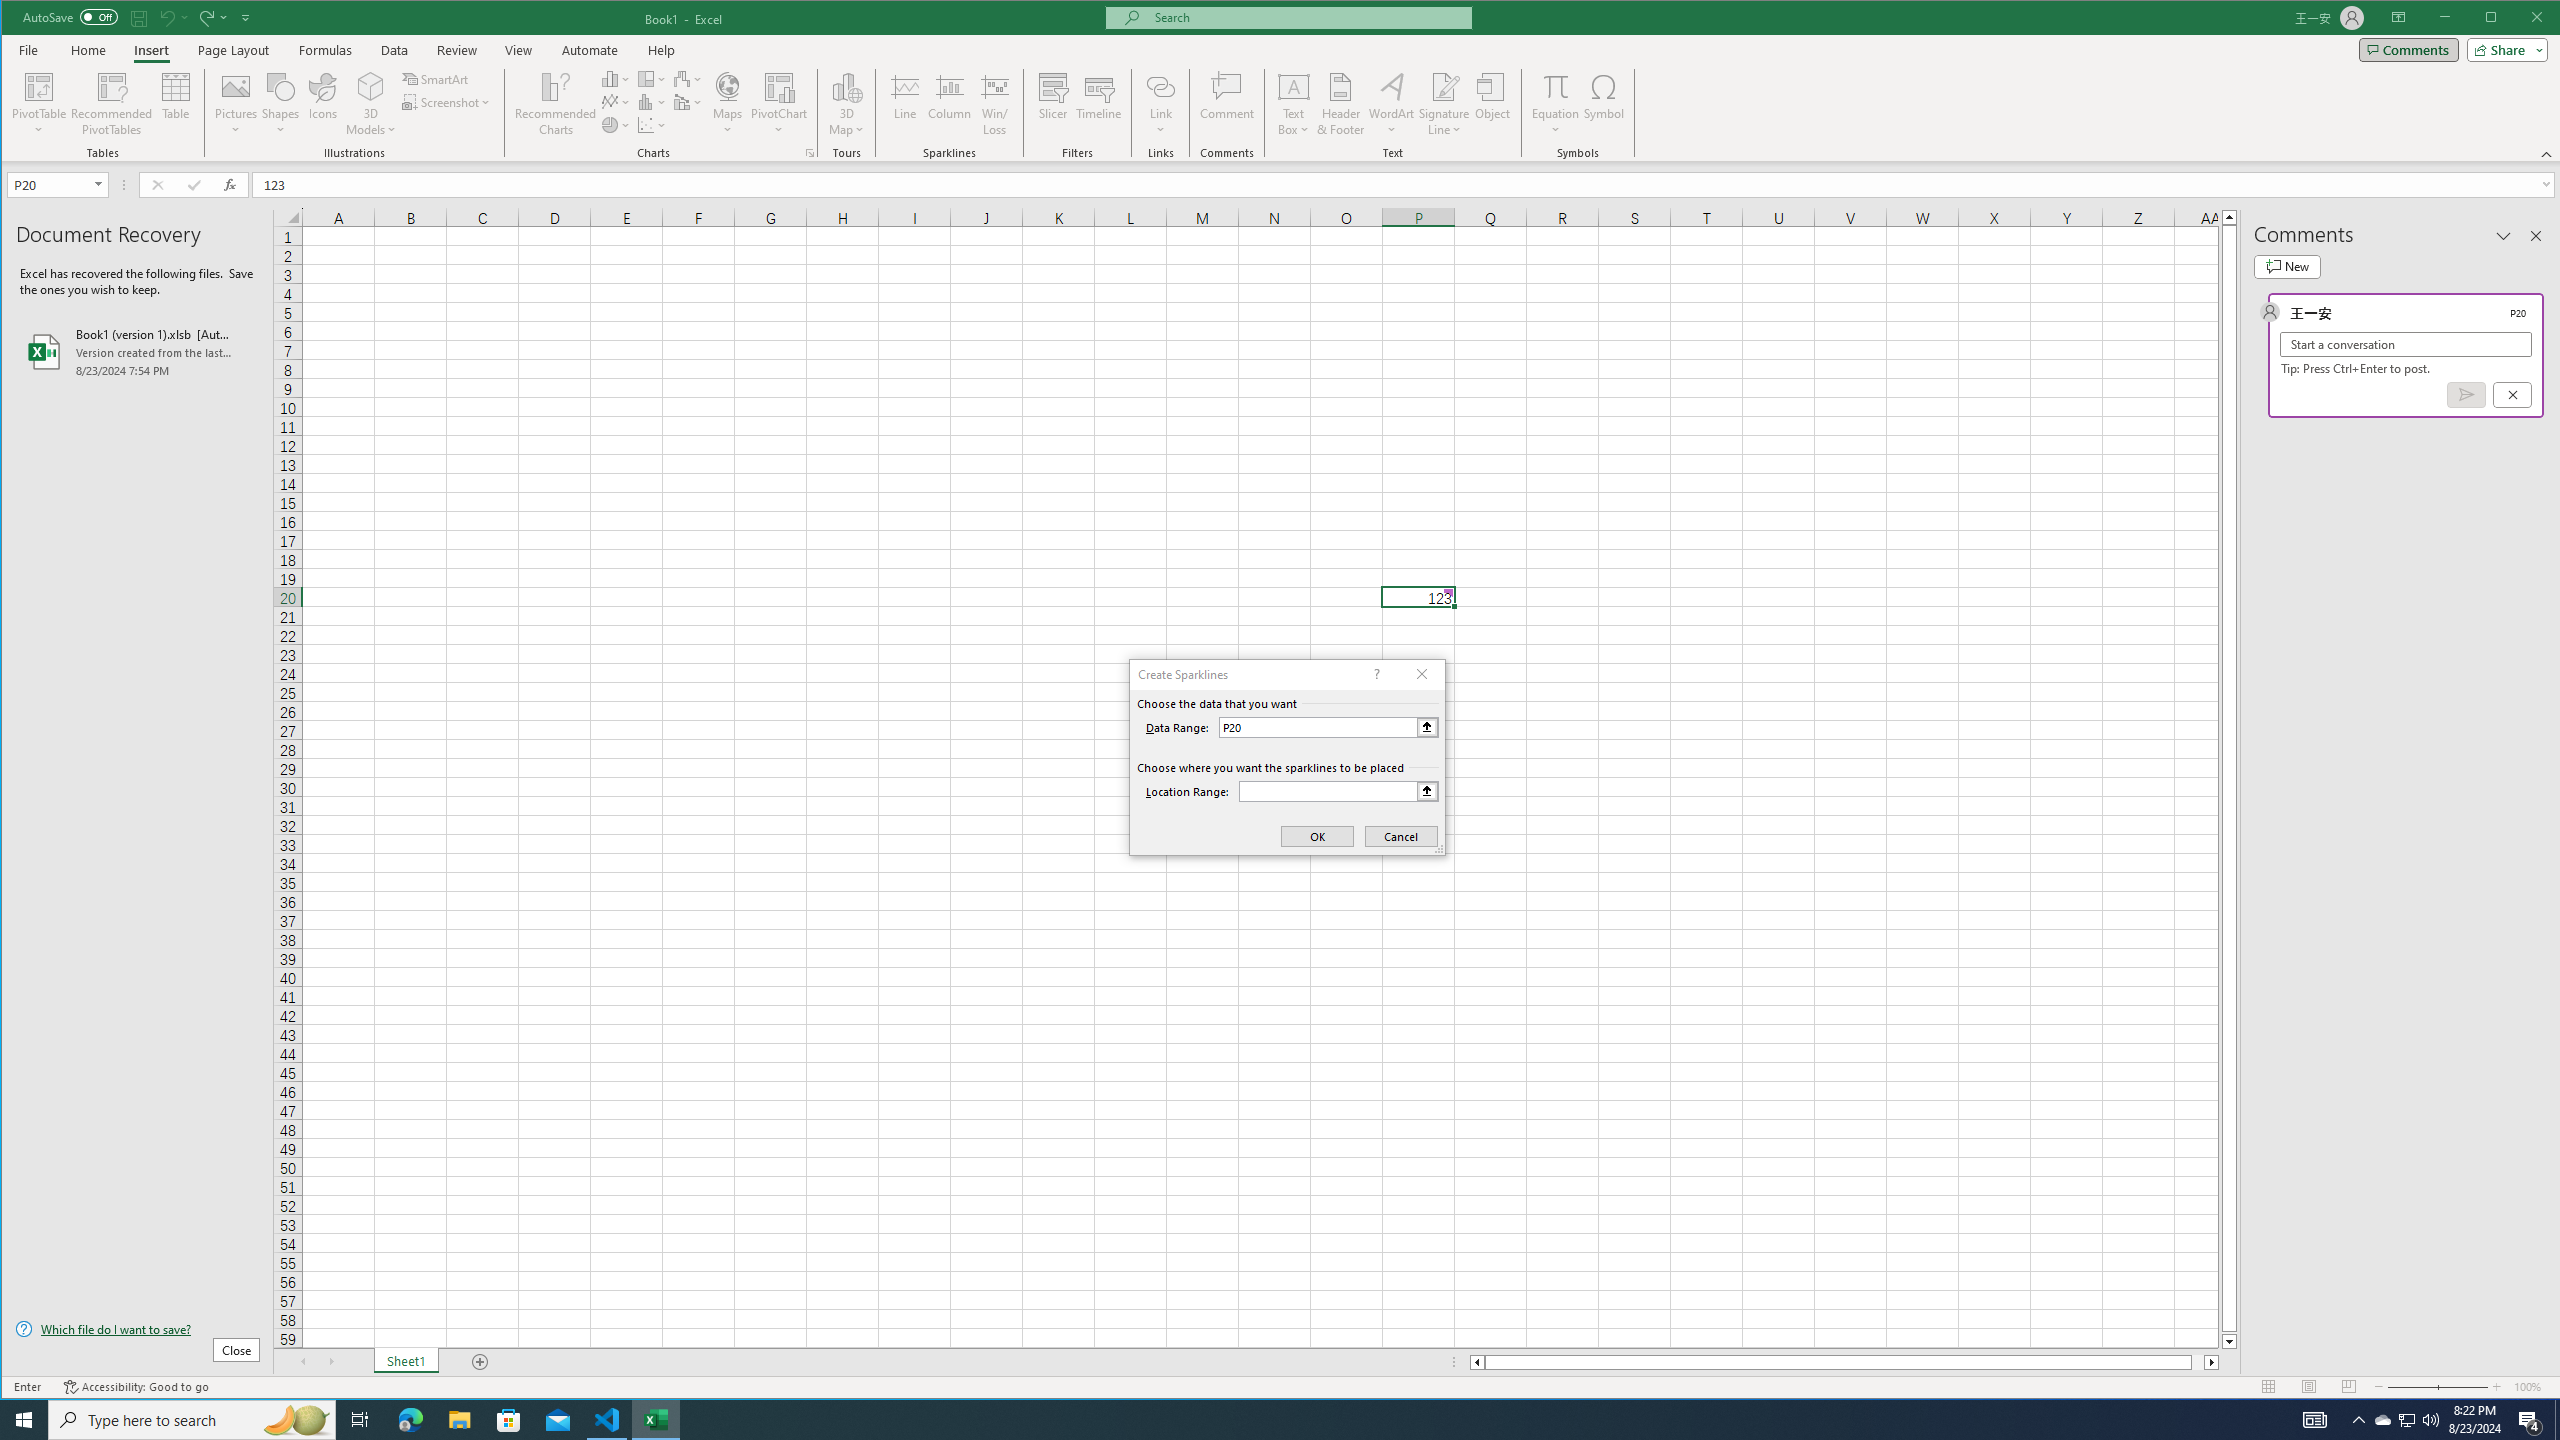  I want to click on 'Start a conversation', so click(2405, 344).